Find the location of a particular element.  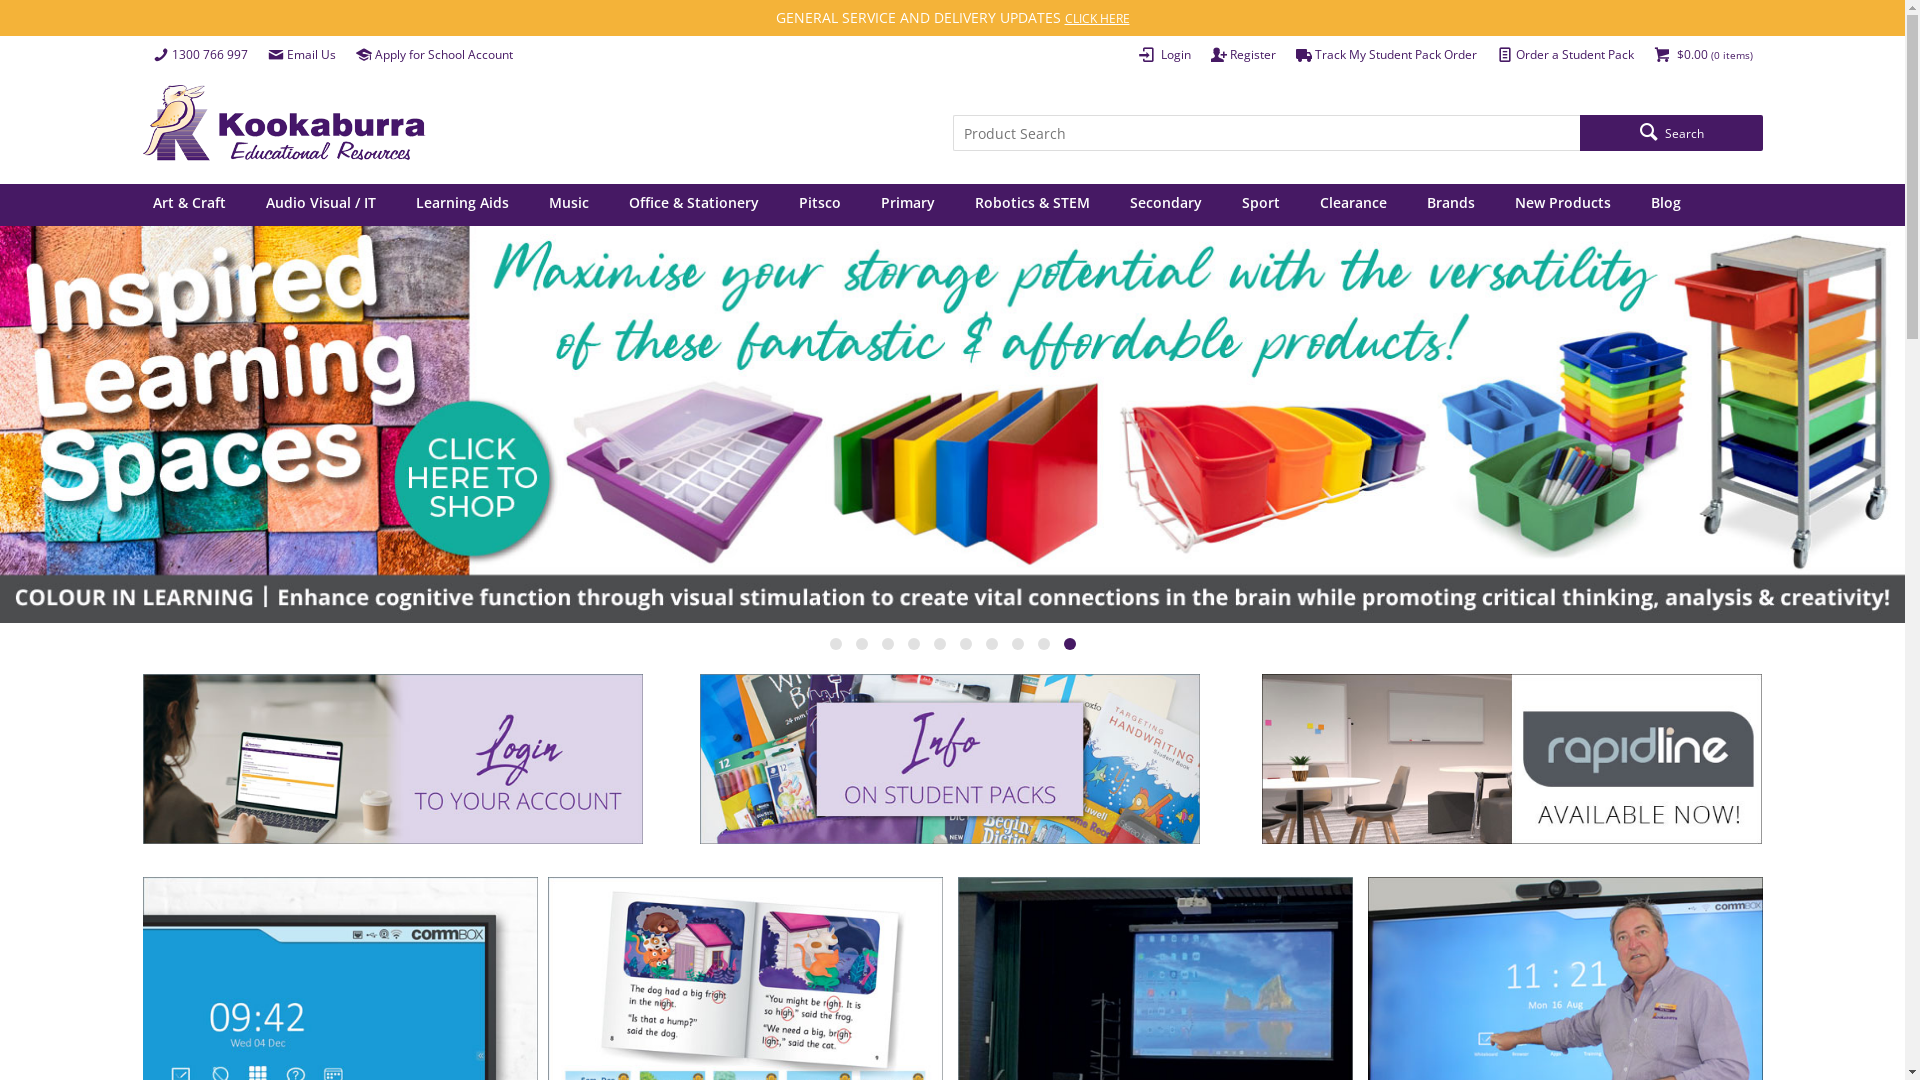

'Robotics & STEM' is located at coordinates (960, 204).